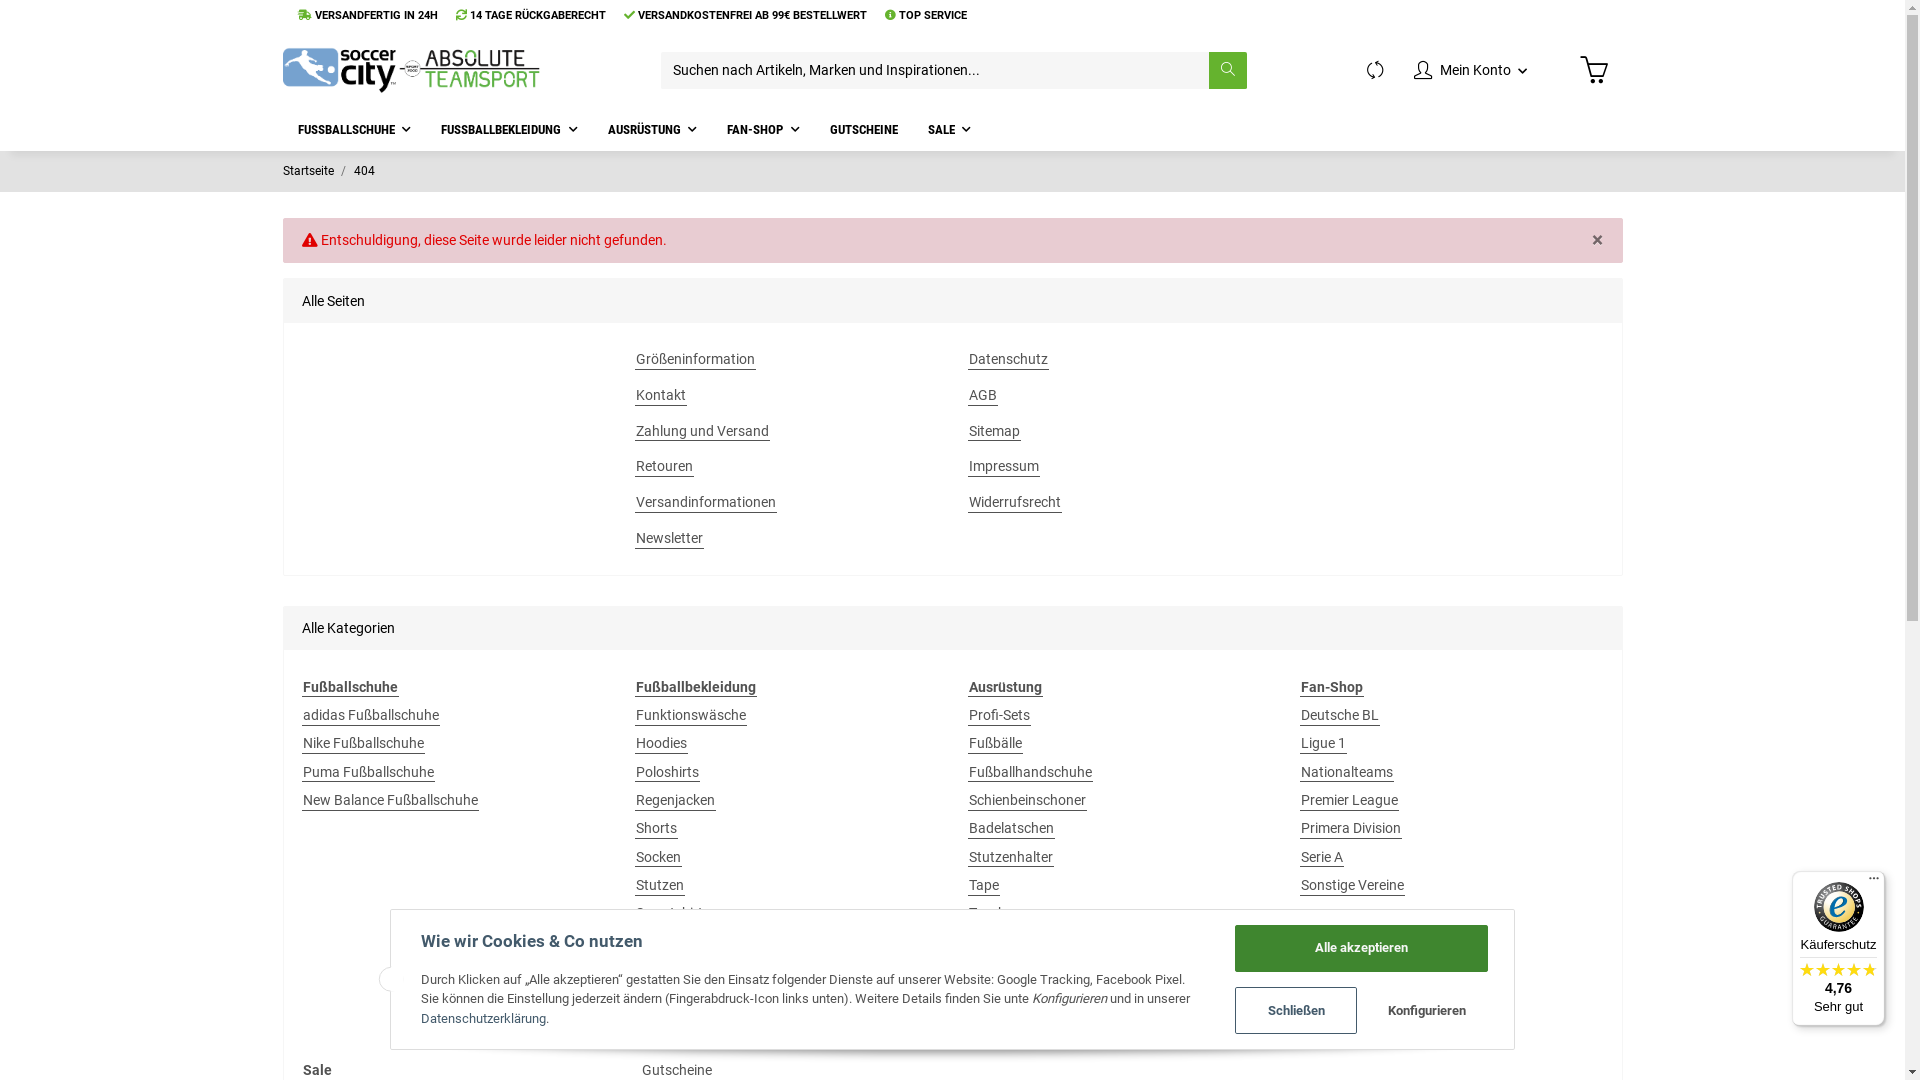 Image resolution: width=1920 pixels, height=1080 pixels. Describe the element at coordinates (994, 430) in the screenshot. I see `'Sitemap'` at that location.